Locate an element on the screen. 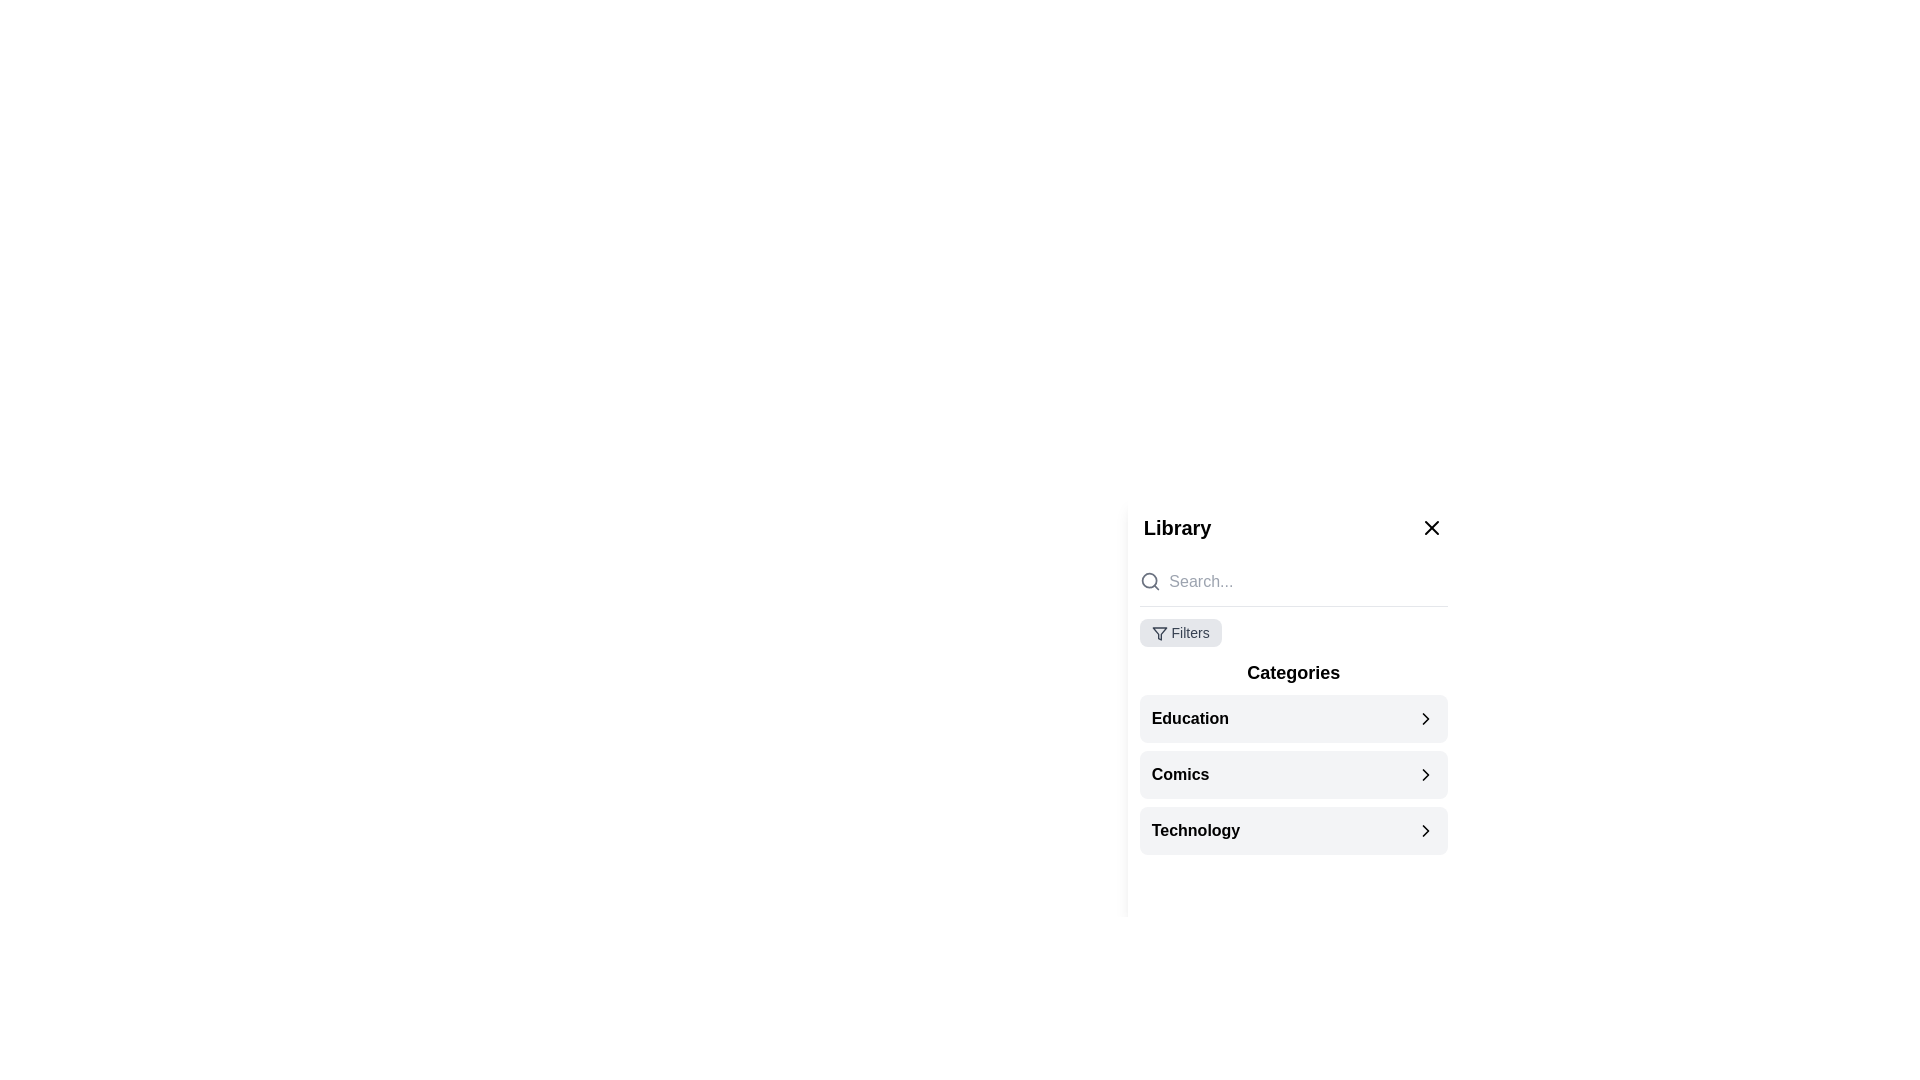  the 'Comics' label, which is styled in bold sans-serif font and located in the middle of the second item in the 'Categories' section is located at coordinates (1180, 774).